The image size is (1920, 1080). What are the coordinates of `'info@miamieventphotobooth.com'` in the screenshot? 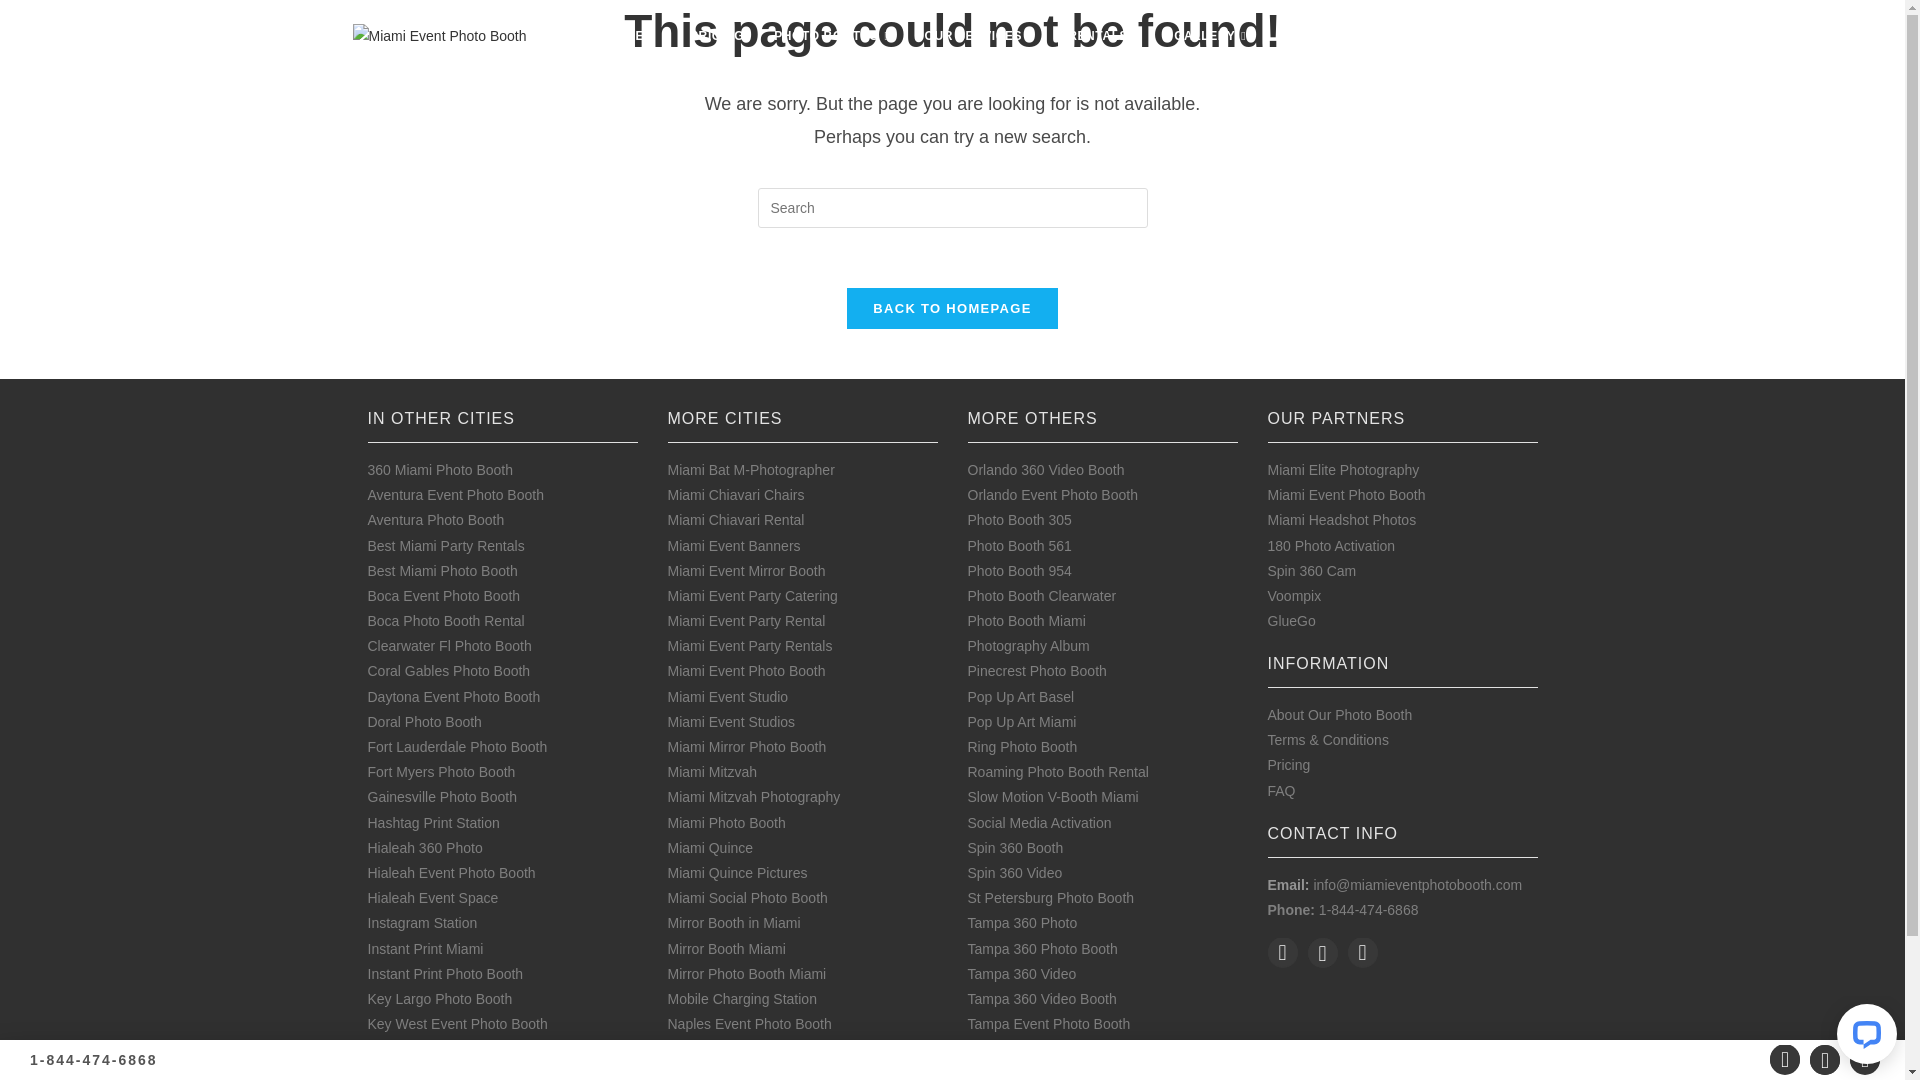 It's located at (1313, 883).